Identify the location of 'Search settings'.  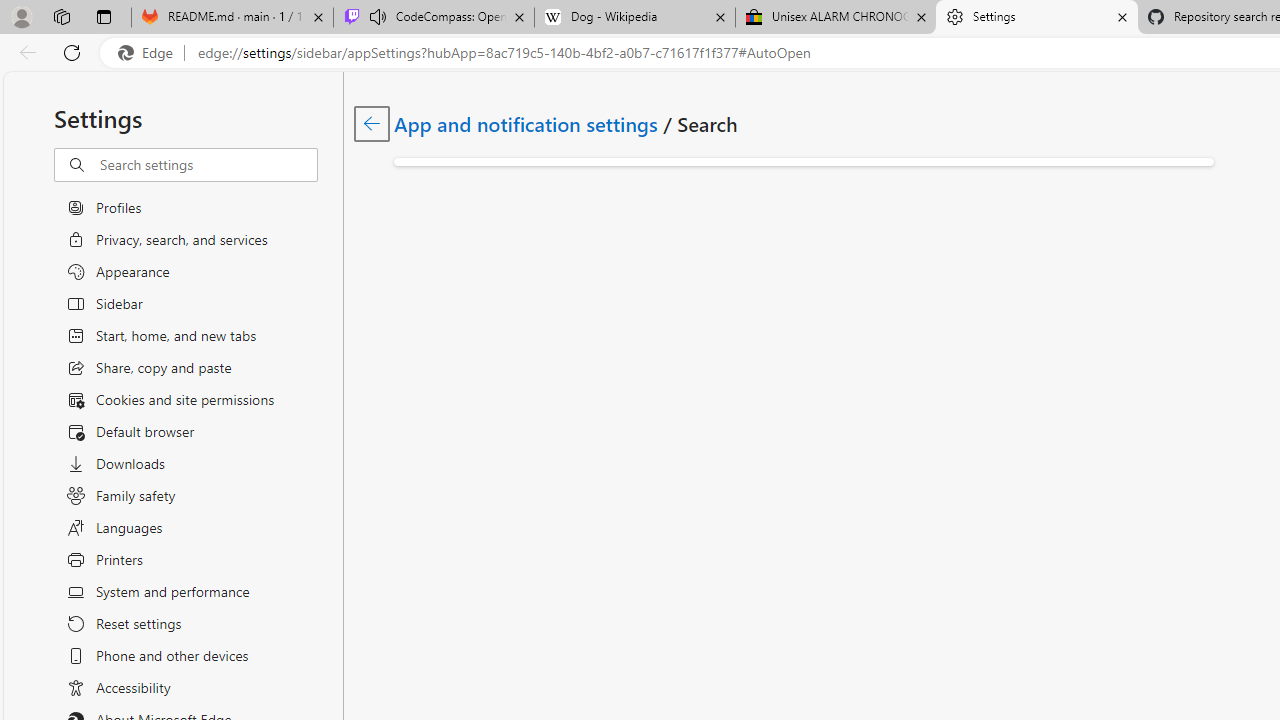
(208, 164).